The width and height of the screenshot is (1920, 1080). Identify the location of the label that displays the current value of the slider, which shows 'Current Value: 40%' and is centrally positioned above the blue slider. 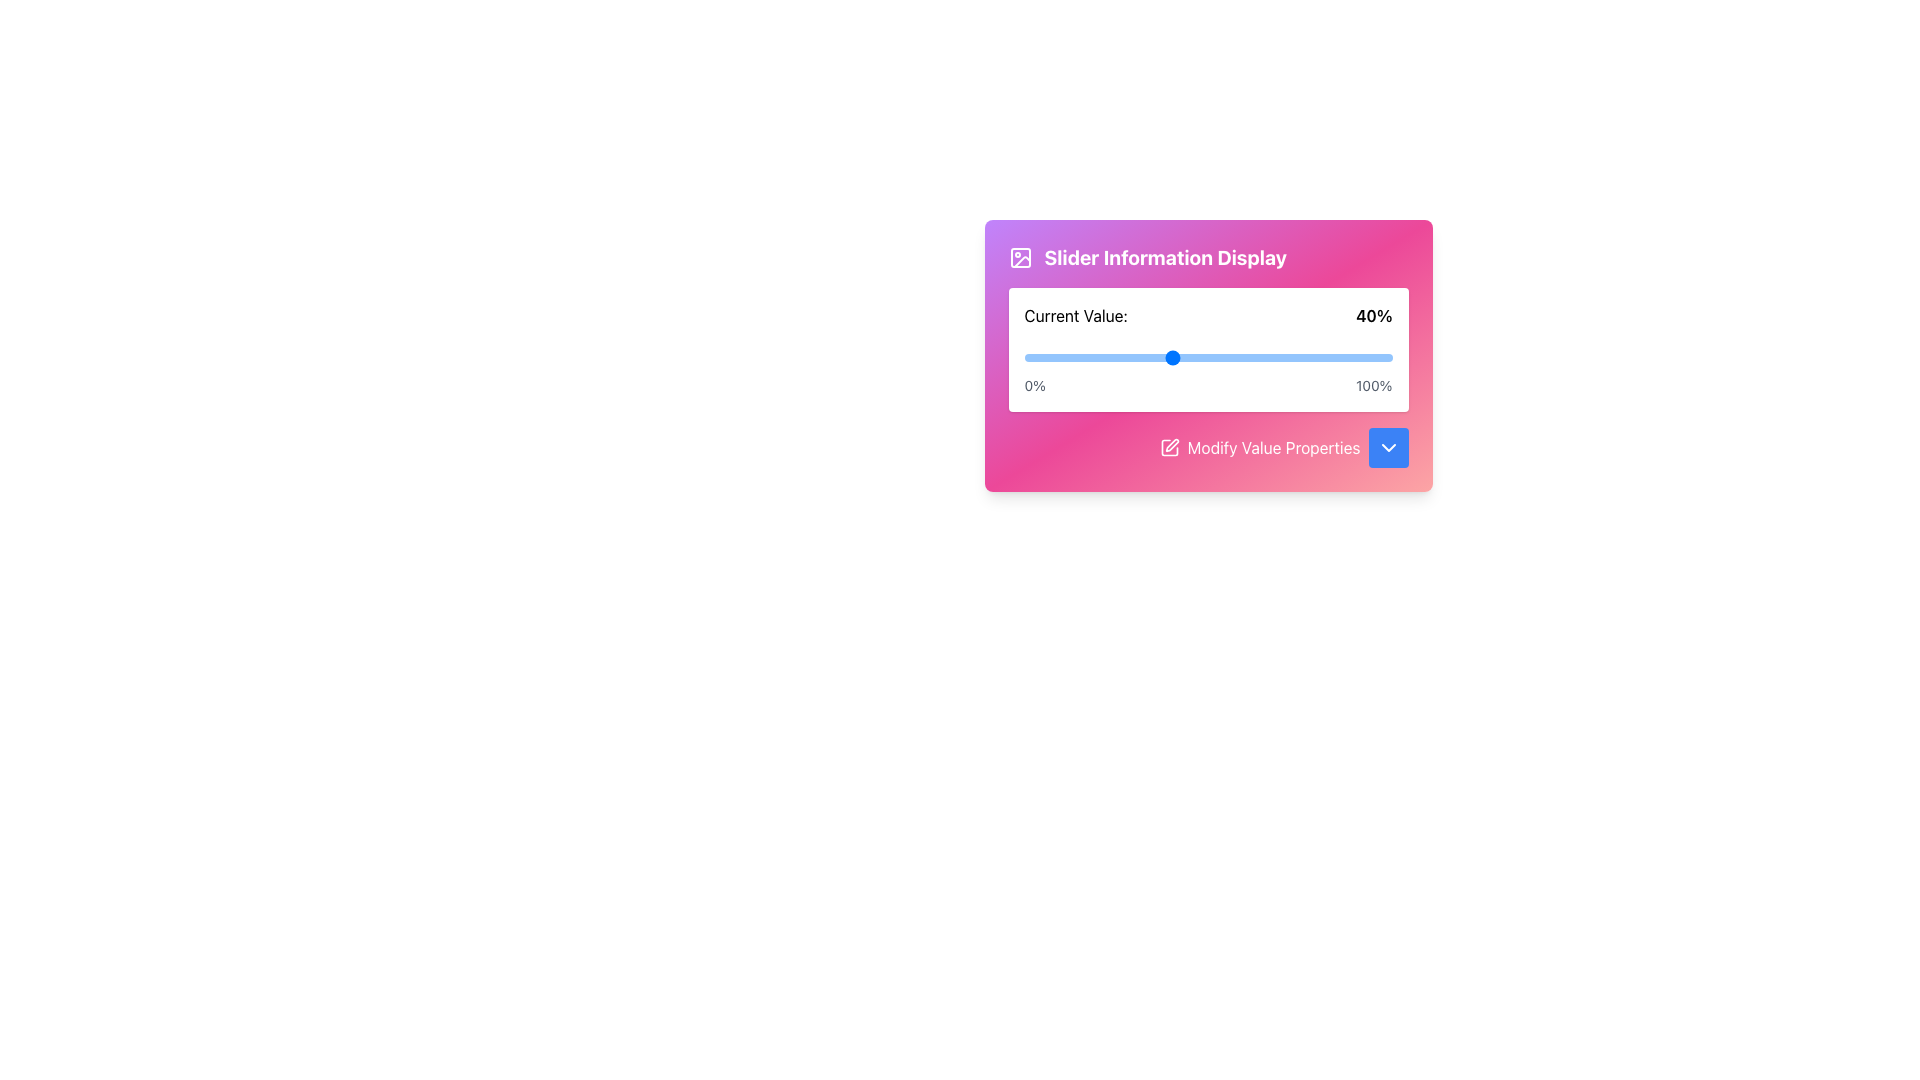
(1207, 323).